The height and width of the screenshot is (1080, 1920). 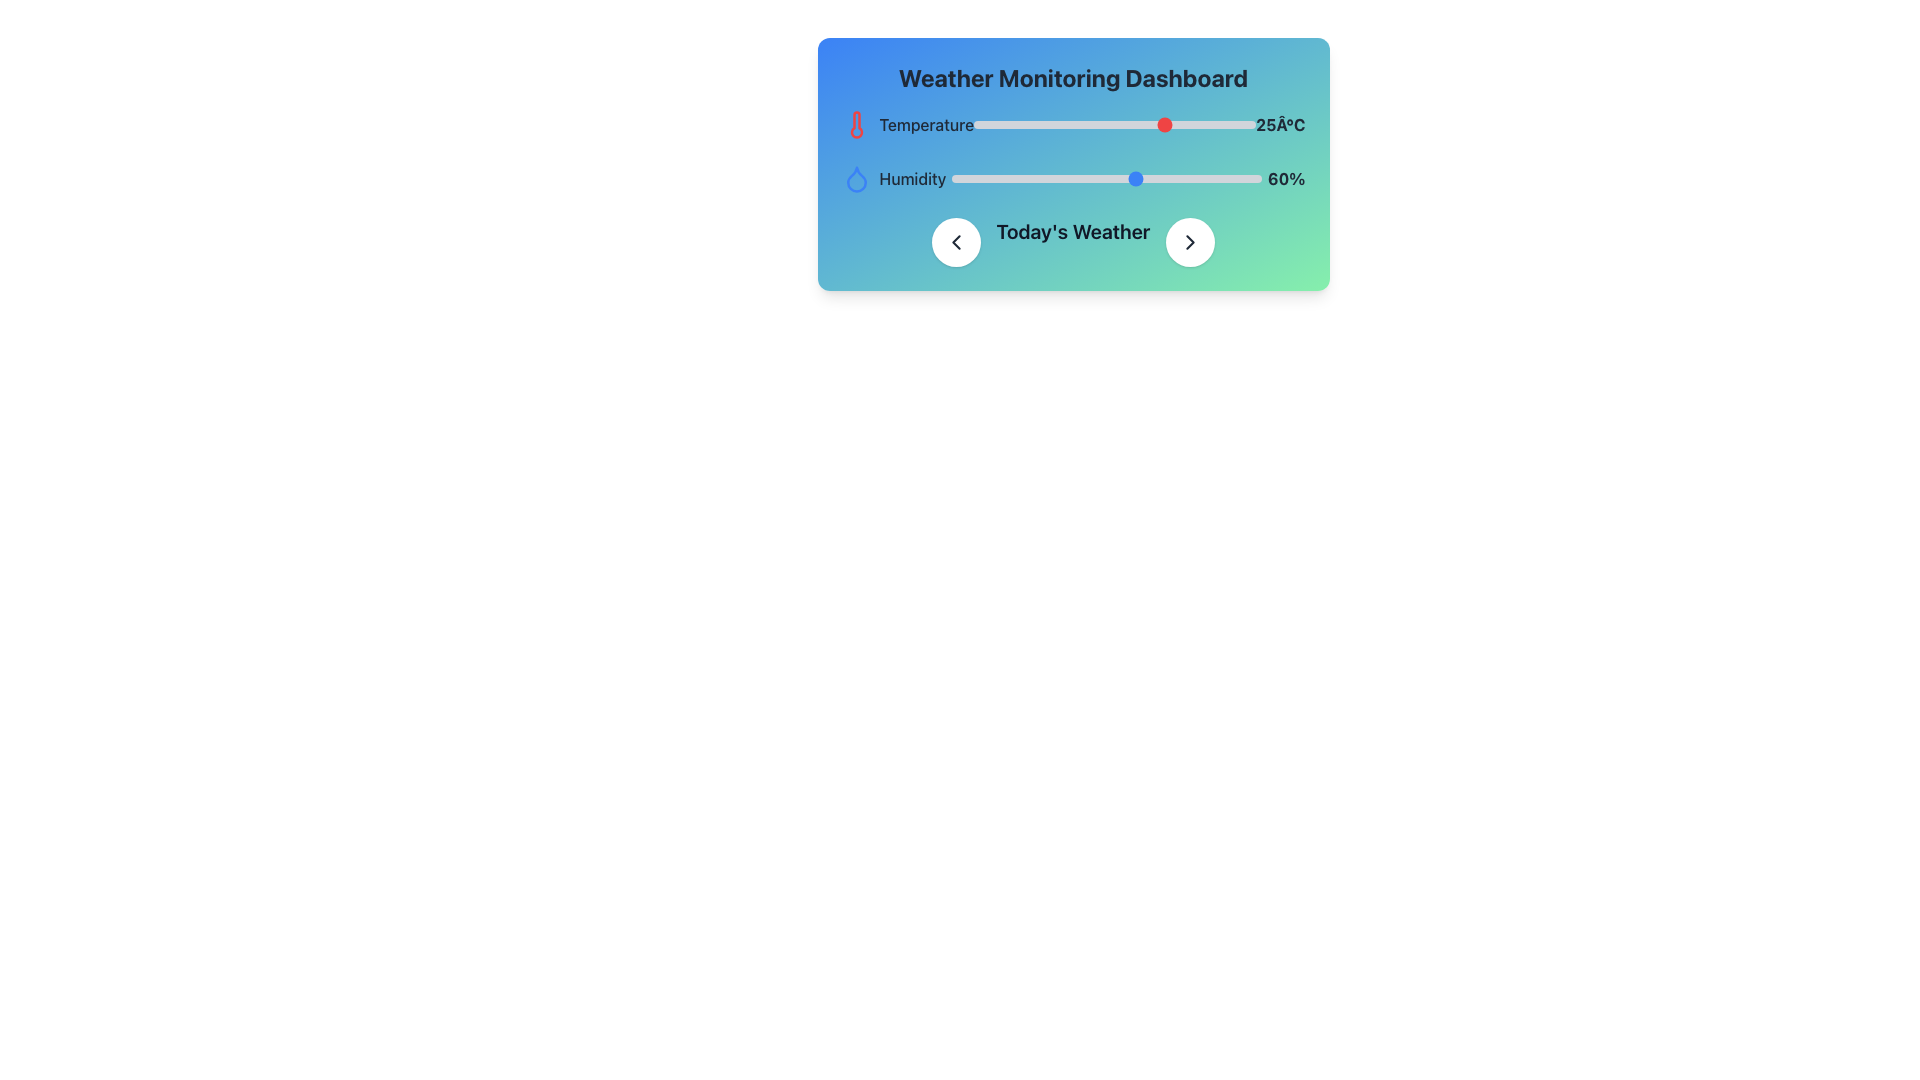 What do you see at coordinates (1190, 241) in the screenshot?
I see `the rightmost navigation button for 'Today's Weather'` at bounding box center [1190, 241].